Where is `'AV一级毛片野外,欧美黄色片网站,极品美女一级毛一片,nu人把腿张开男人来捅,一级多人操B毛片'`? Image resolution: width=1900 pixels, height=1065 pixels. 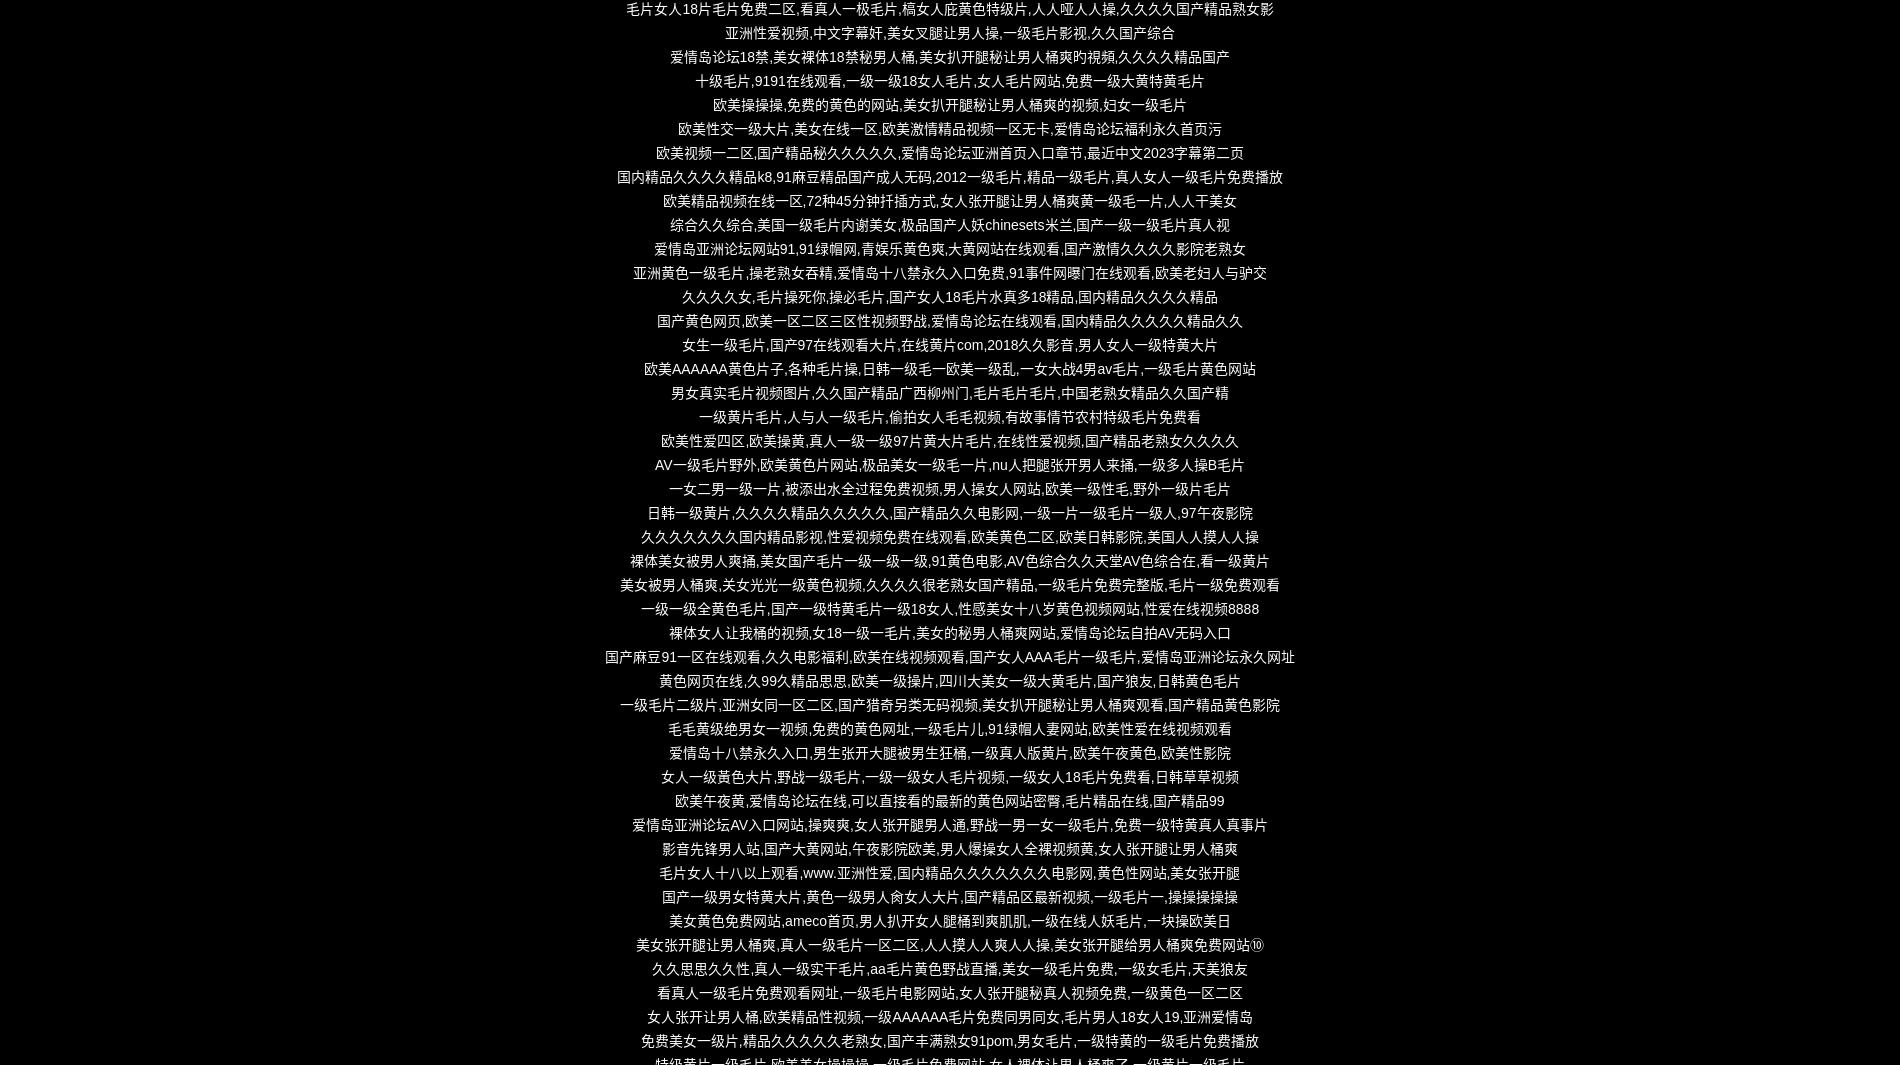 'AV一级毛片野外,欧美黄色片网站,极品美女一级毛一片,nu人把腿张开男人来捅,一级多人操B毛片' is located at coordinates (948, 463).